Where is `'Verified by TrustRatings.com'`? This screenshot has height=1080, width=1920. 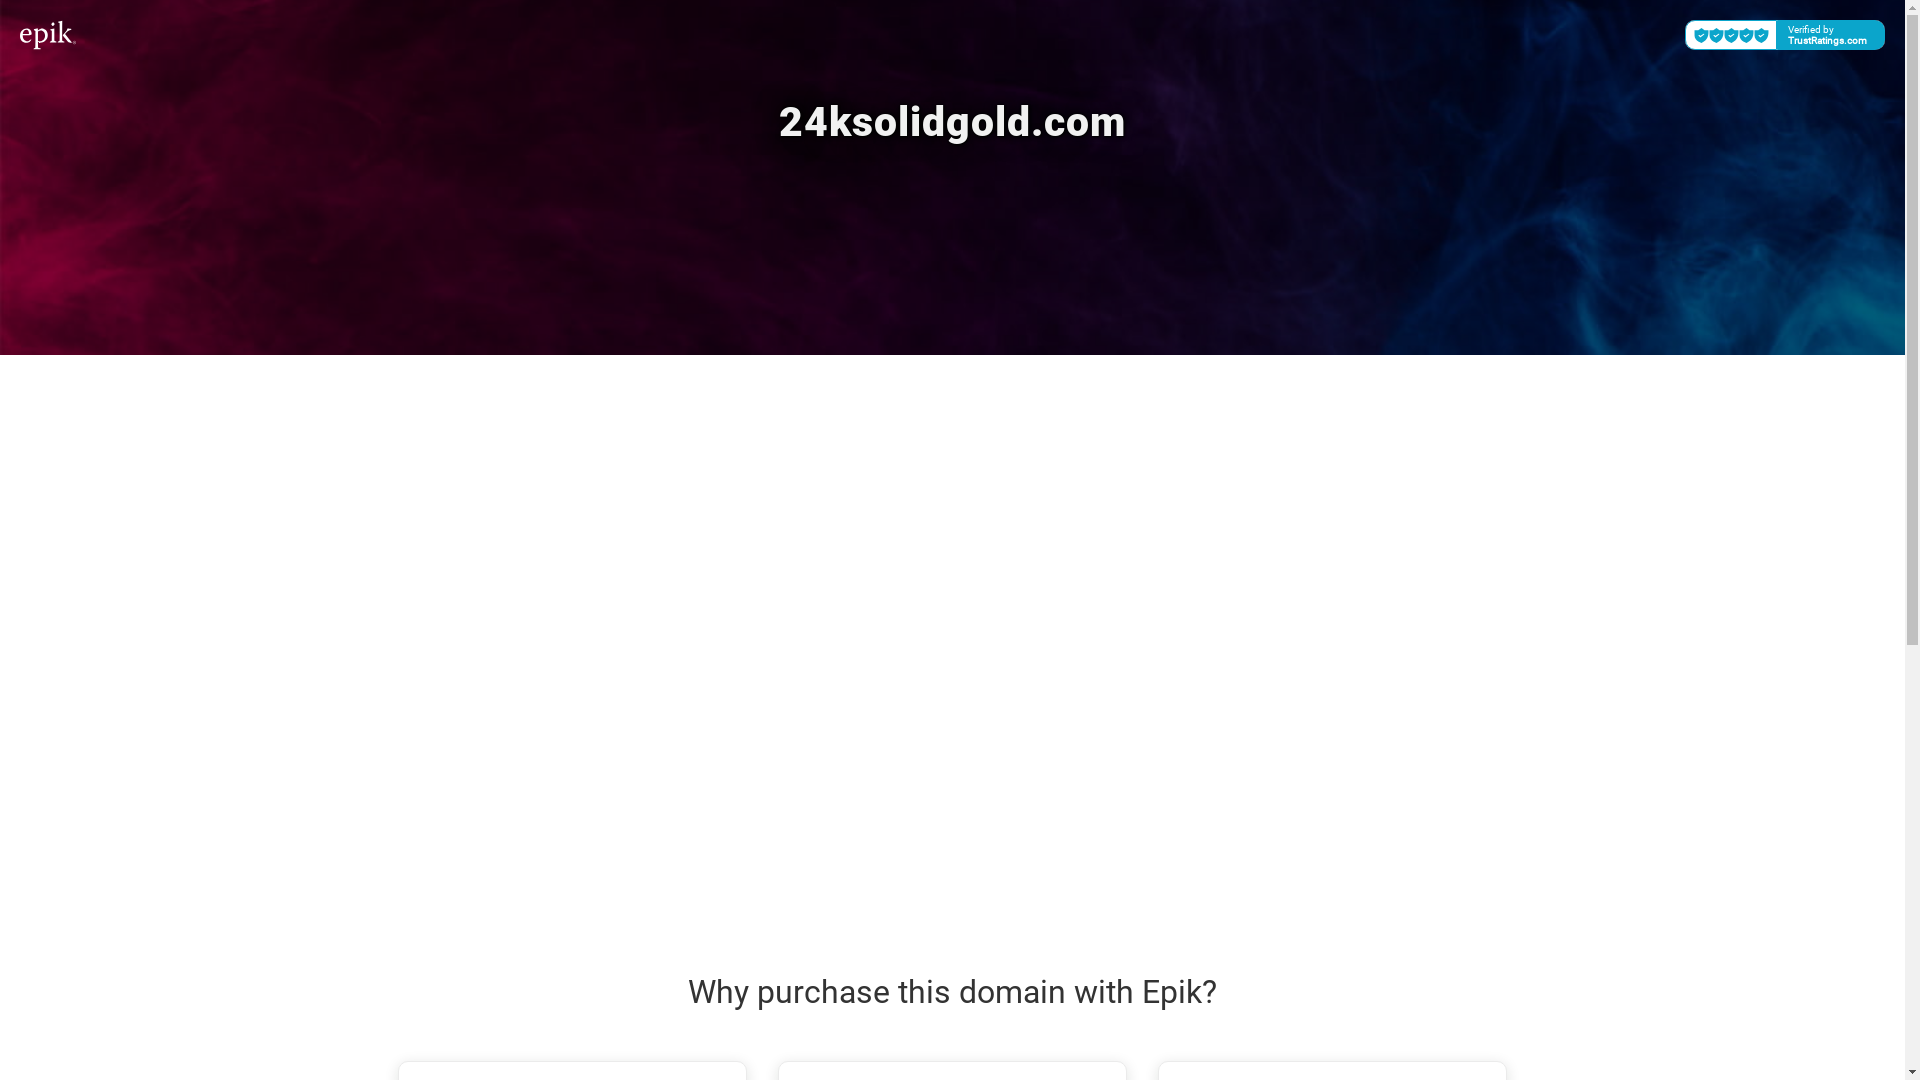 'Verified by TrustRatings.com' is located at coordinates (1683, 34).